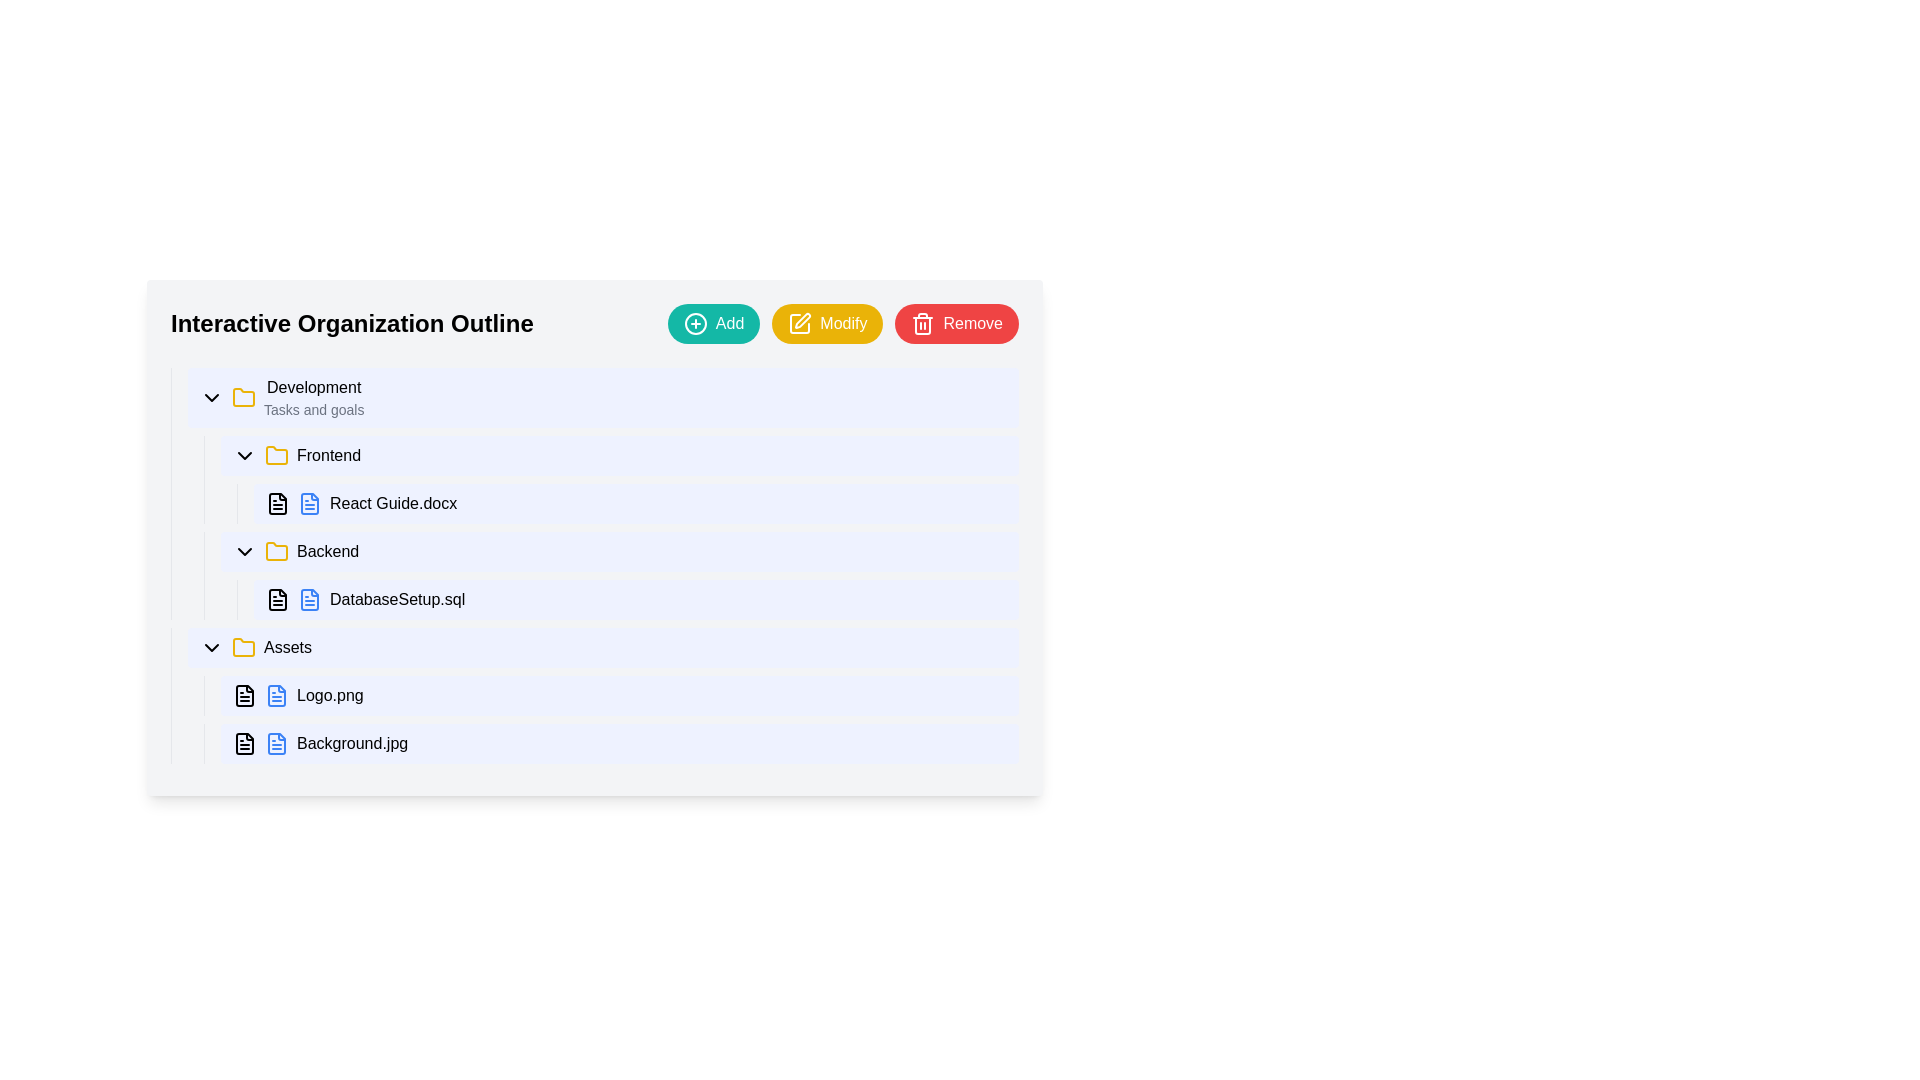 The height and width of the screenshot is (1080, 1920). I want to click on the folder icon representing the 'Frontend' section in the 'Development' category, so click(276, 455).